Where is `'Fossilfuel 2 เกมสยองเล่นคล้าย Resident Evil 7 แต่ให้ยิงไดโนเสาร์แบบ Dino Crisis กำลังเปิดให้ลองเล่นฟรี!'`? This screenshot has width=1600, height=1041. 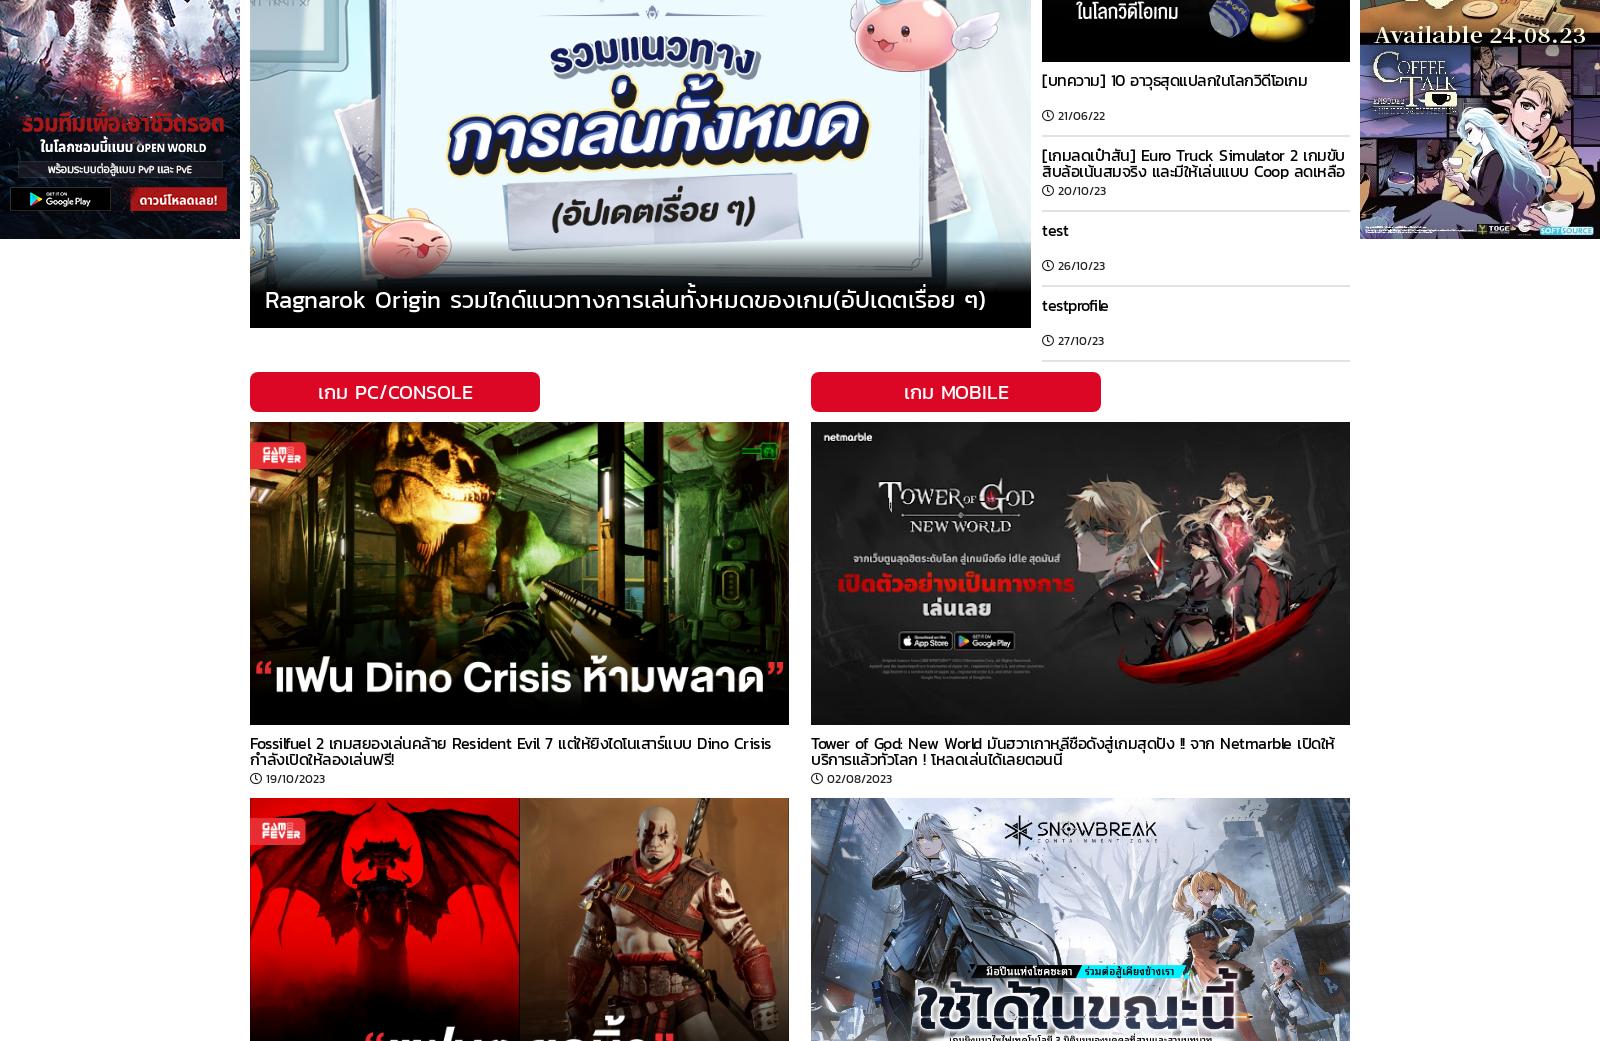
'Fossilfuel 2 เกมสยองเล่นคล้าย Resident Evil 7 แต่ให้ยิงไดโนเสาร์แบบ Dino Crisis กำลังเปิดให้ลองเล่นฟรี!' is located at coordinates (249, 750).